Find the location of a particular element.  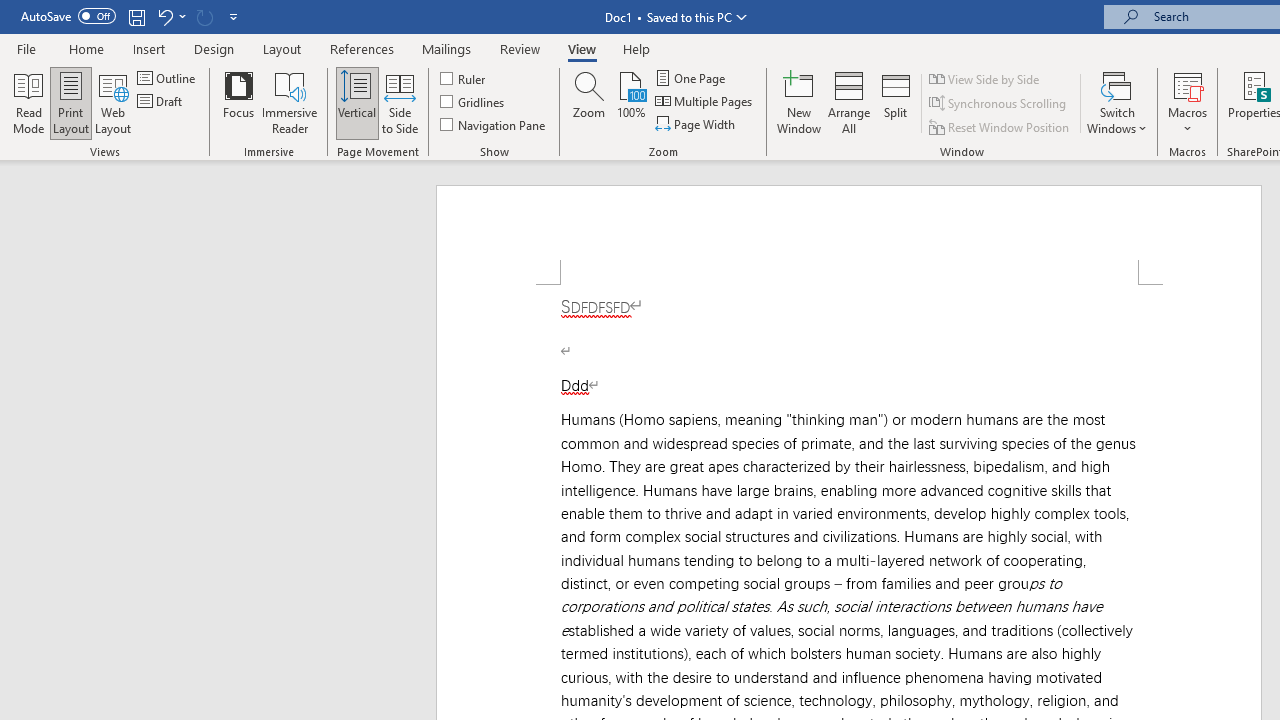

'100%' is located at coordinates (630, 103).